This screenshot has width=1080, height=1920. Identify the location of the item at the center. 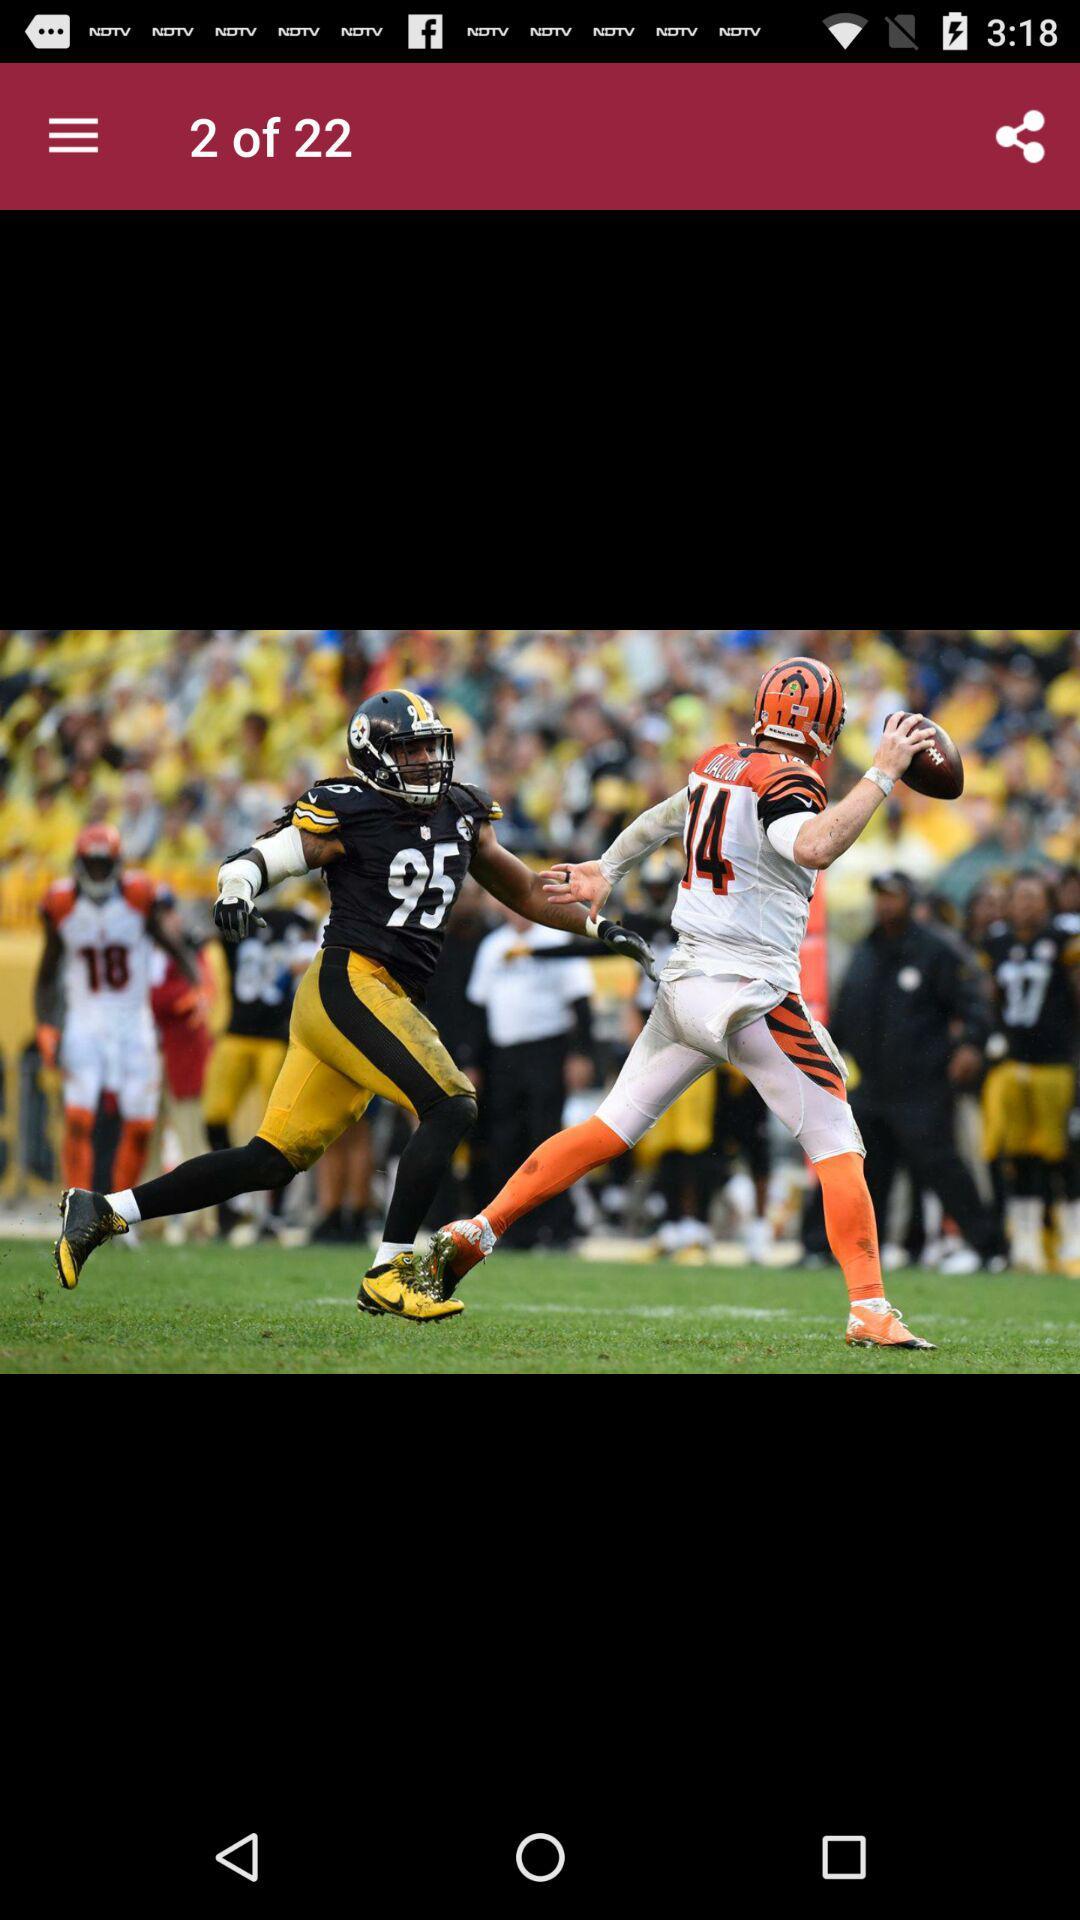
(540, 1002).